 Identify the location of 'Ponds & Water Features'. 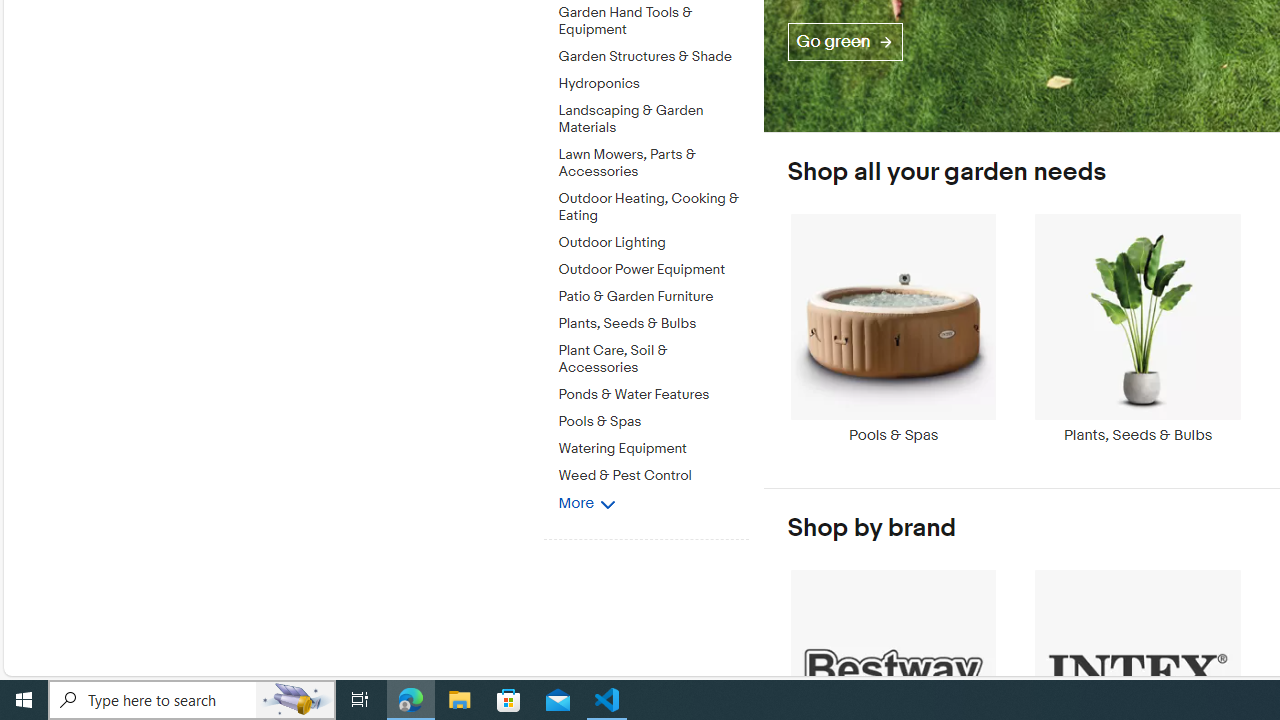
(653, 395).